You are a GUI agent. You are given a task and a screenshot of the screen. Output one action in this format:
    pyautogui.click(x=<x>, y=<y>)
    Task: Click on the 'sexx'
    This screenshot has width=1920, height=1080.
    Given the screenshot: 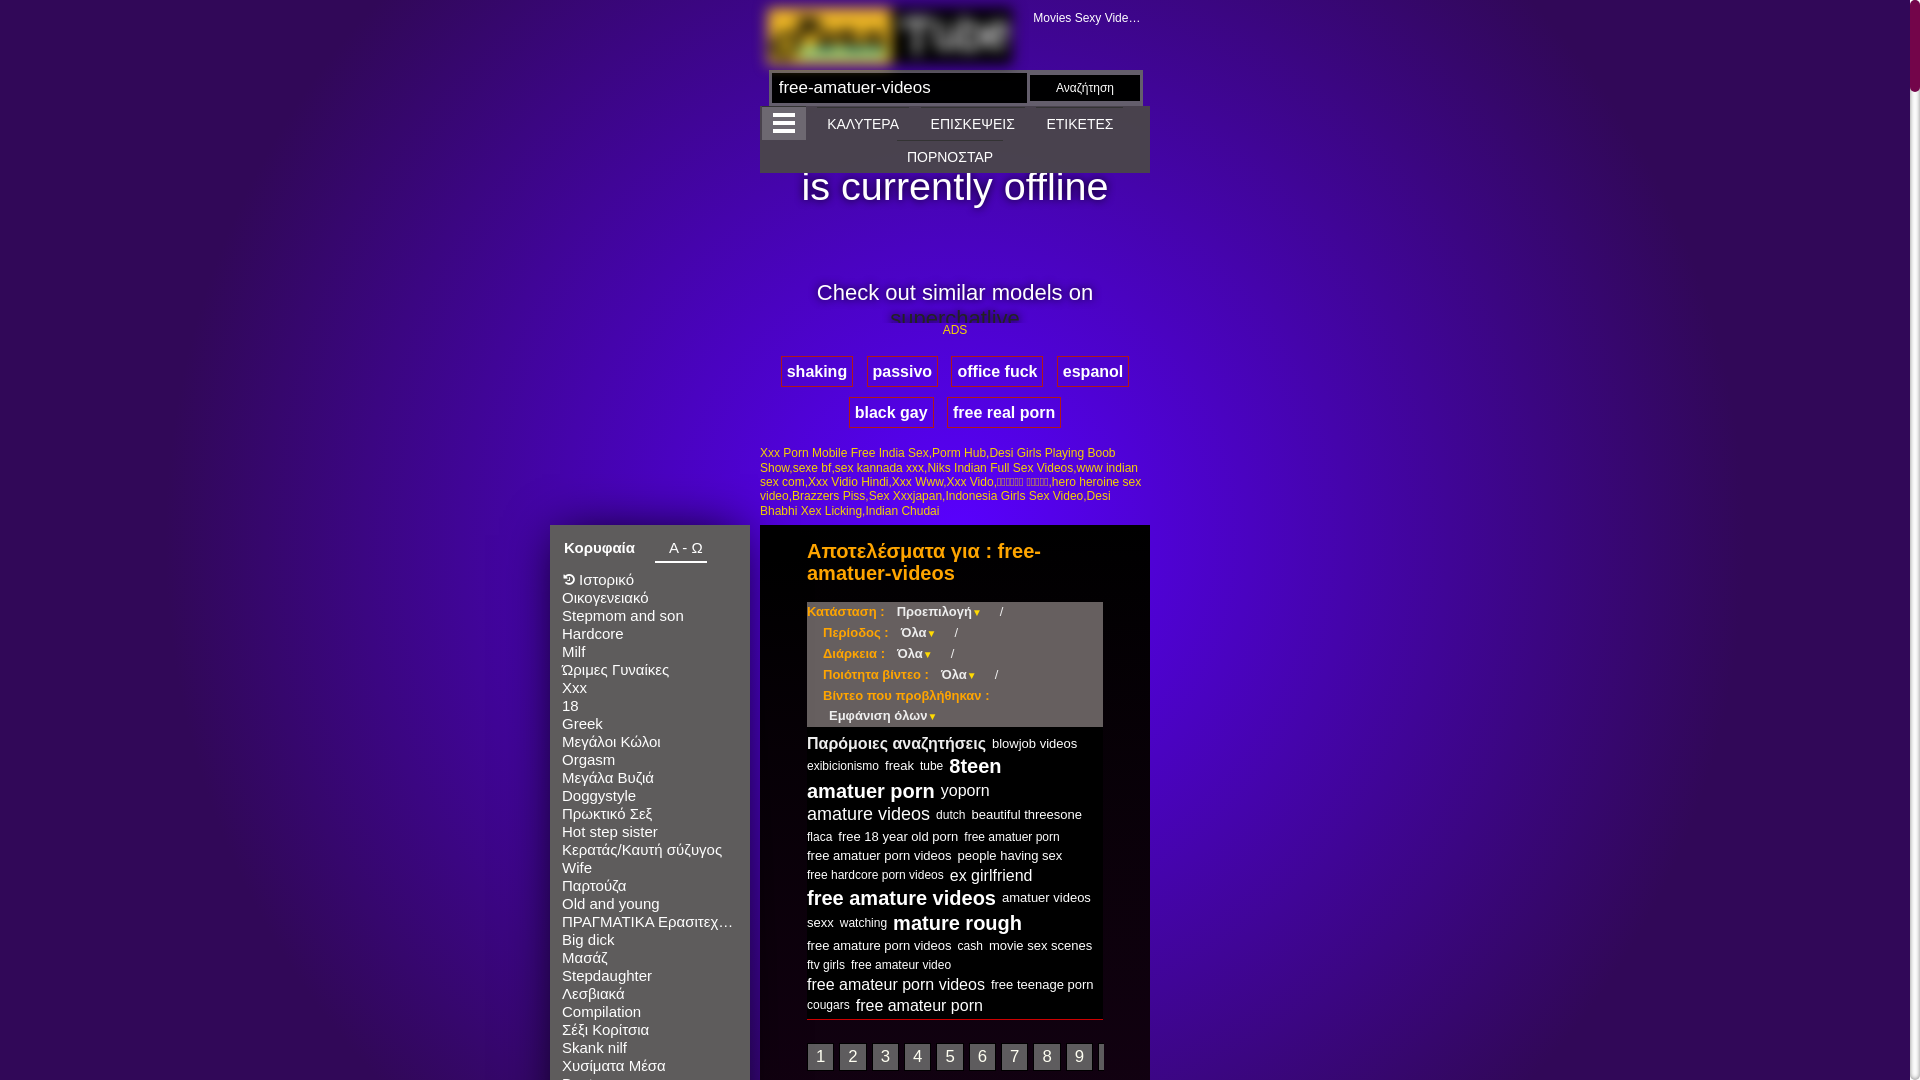 What is the action you would take?
    pyautogui.click(x=820, y=922)
    